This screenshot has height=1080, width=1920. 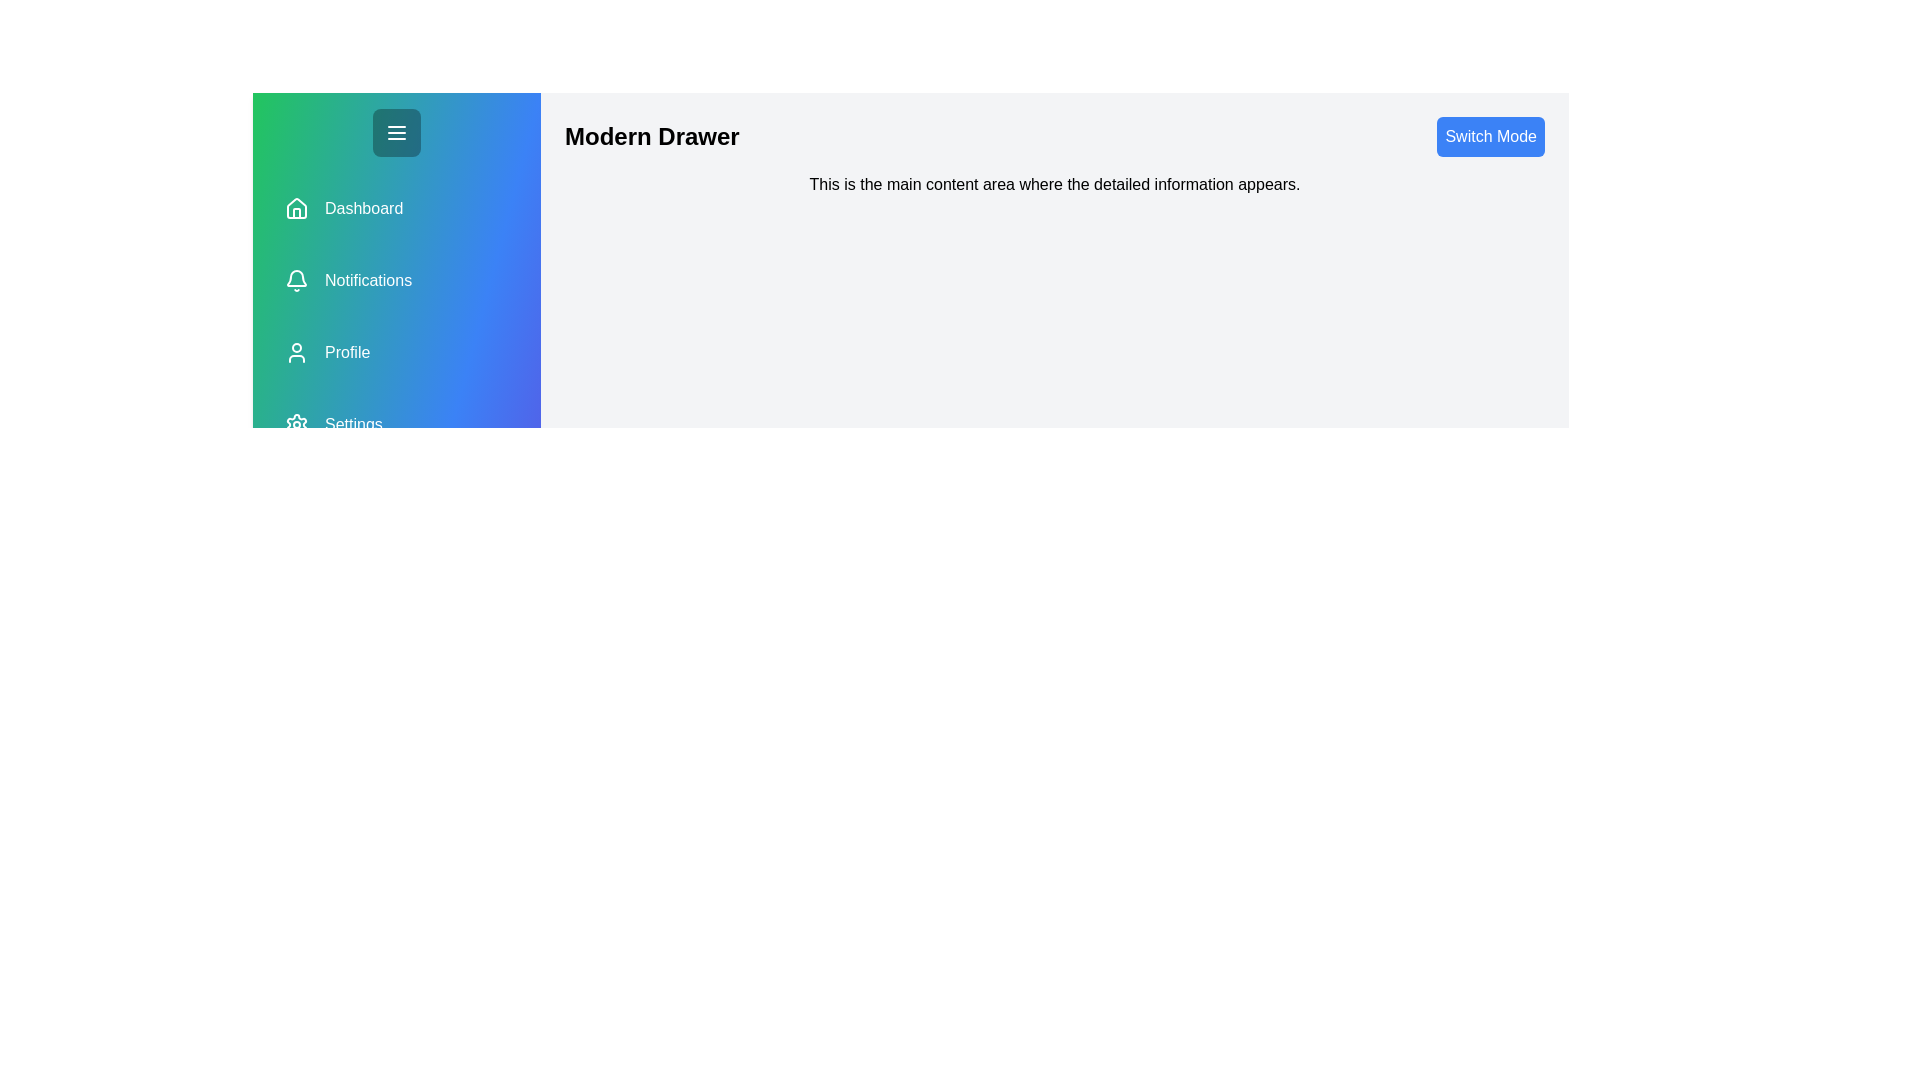 I want to click on the 'Switch Mode' button to trigger the associated action, so click(x=1491, y=136).